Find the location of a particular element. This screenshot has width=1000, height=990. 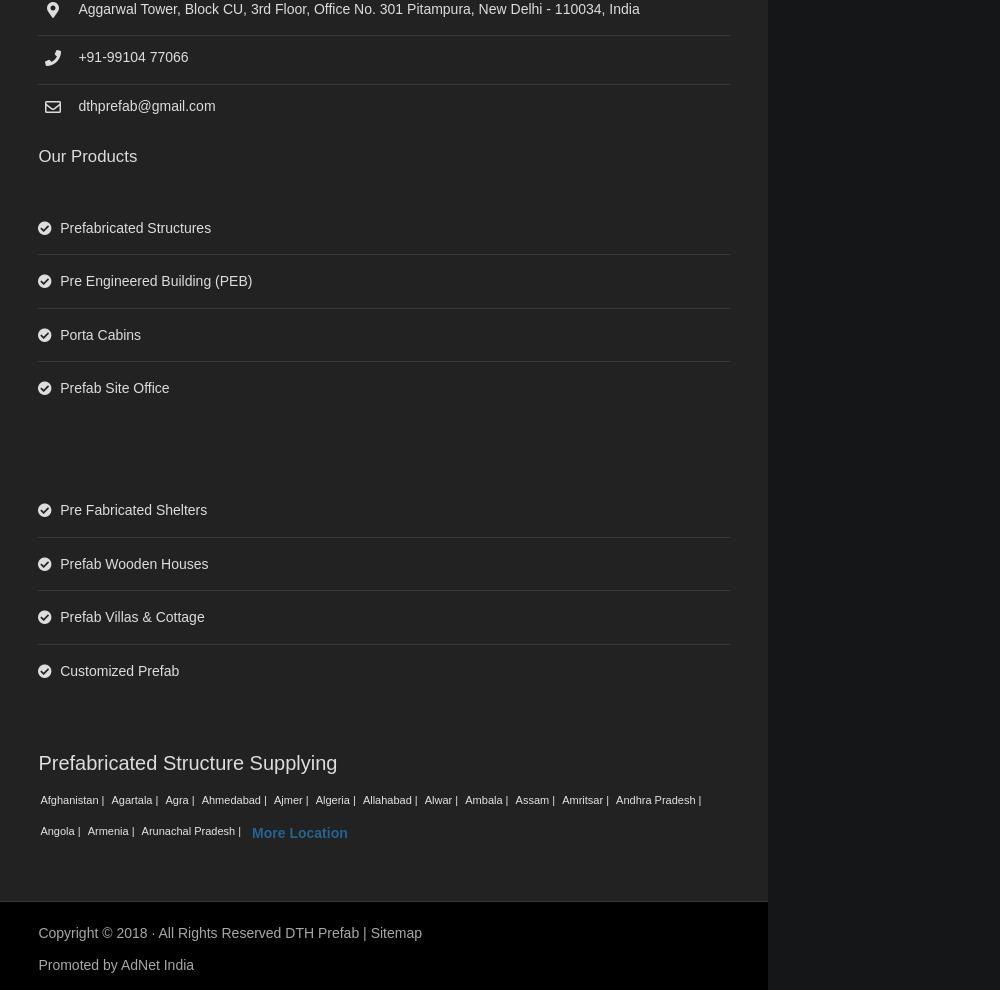

'Prefab Wooden Houses' is located at coordinates (134, 563).